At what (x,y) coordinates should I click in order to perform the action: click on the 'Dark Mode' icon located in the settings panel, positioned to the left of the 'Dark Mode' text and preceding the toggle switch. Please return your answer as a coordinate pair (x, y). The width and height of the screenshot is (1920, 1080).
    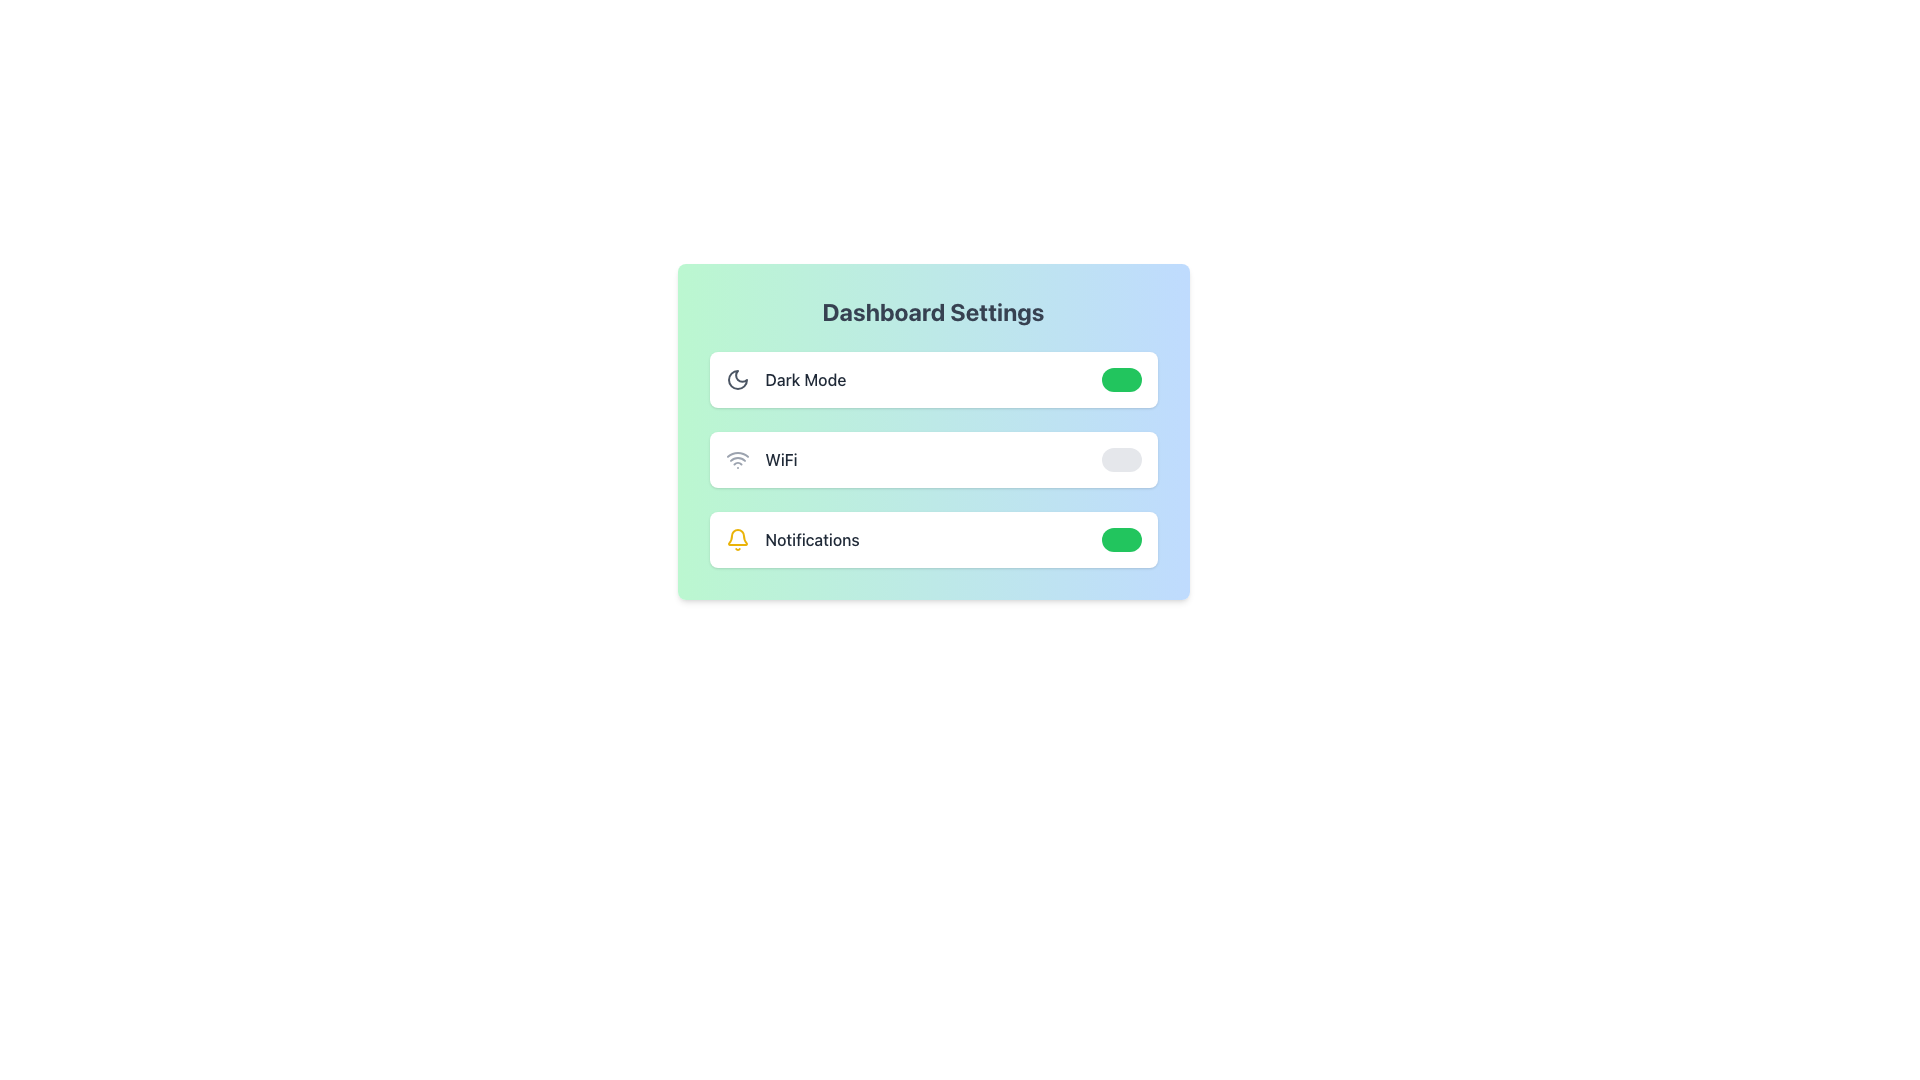
    Looking at the image, I should click on (736, 380).